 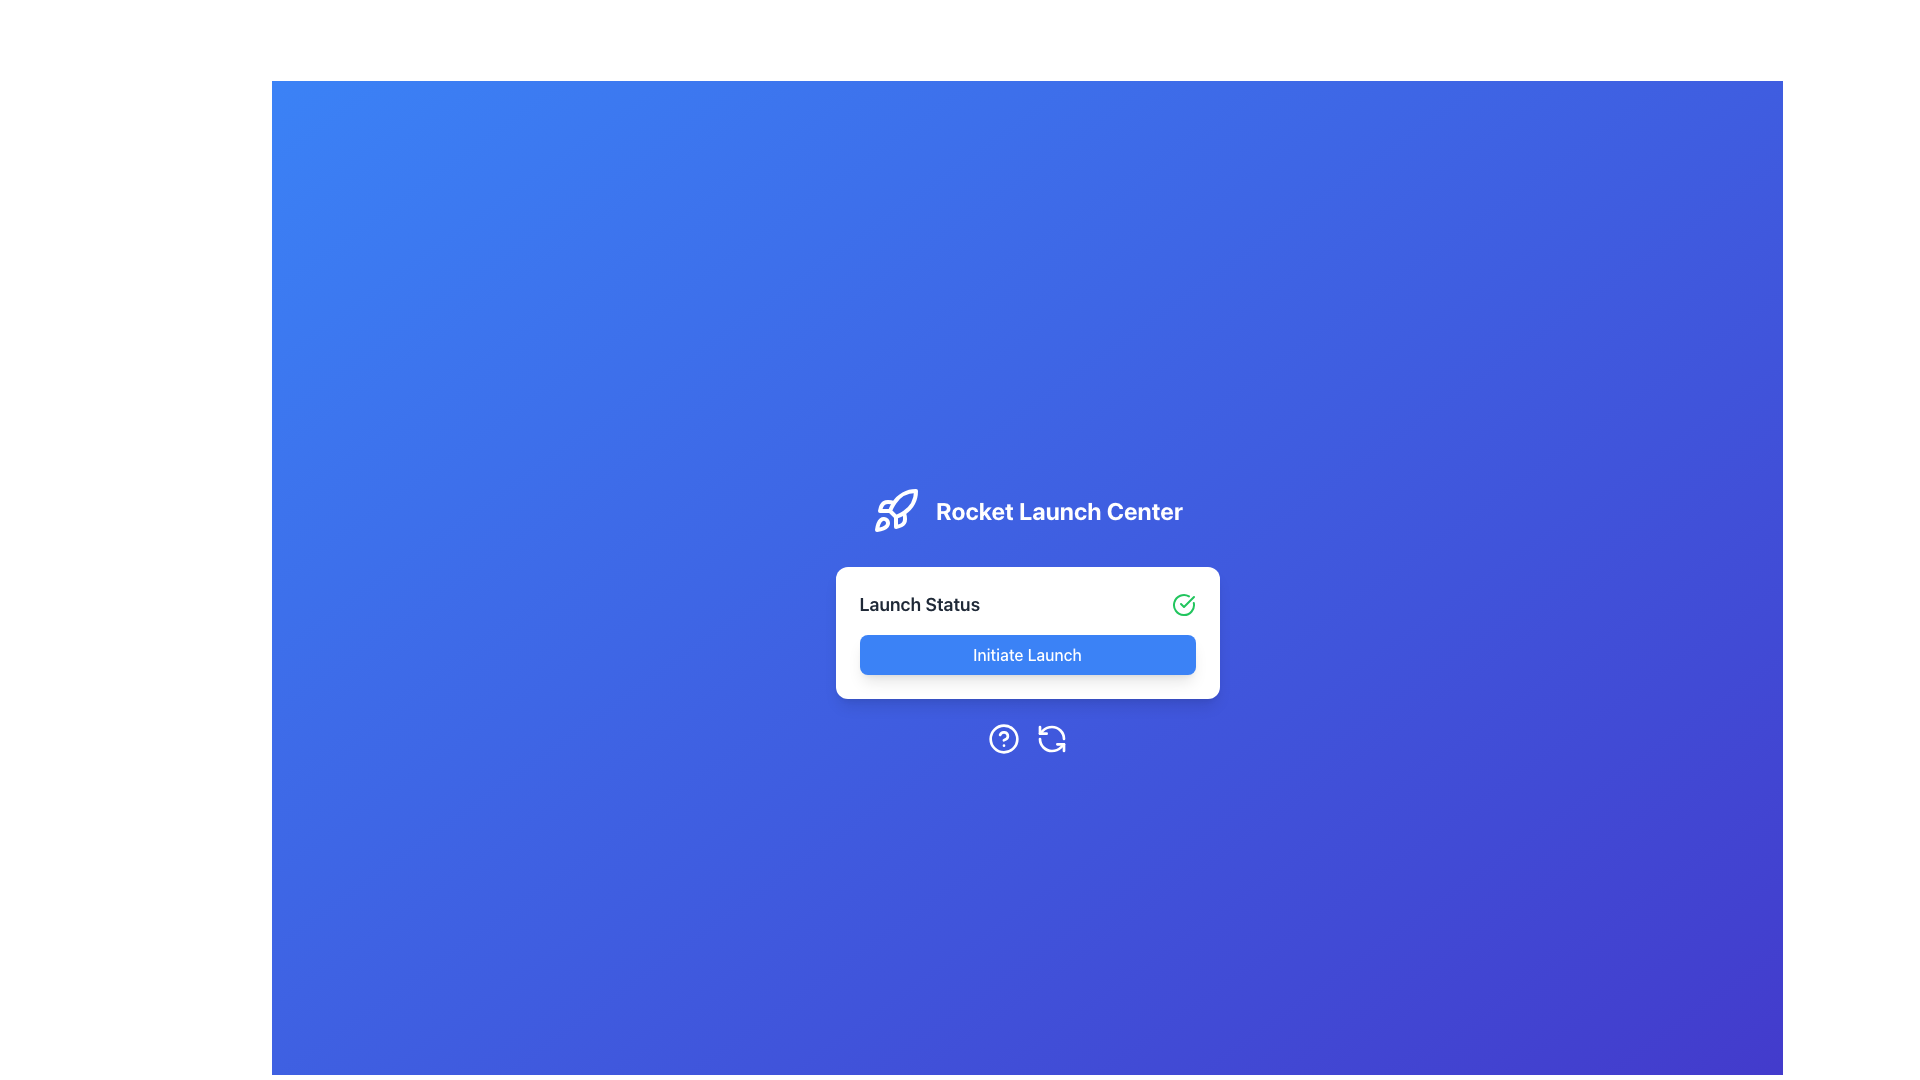 What do you see at coordinates (1027, 604) in the screenshot?
I see `the Status Indicator displaying 'Launch Status' with a green circular checkmark, located centrally above the 'Initiate Launch' button` at bounding box center [1027, 604].